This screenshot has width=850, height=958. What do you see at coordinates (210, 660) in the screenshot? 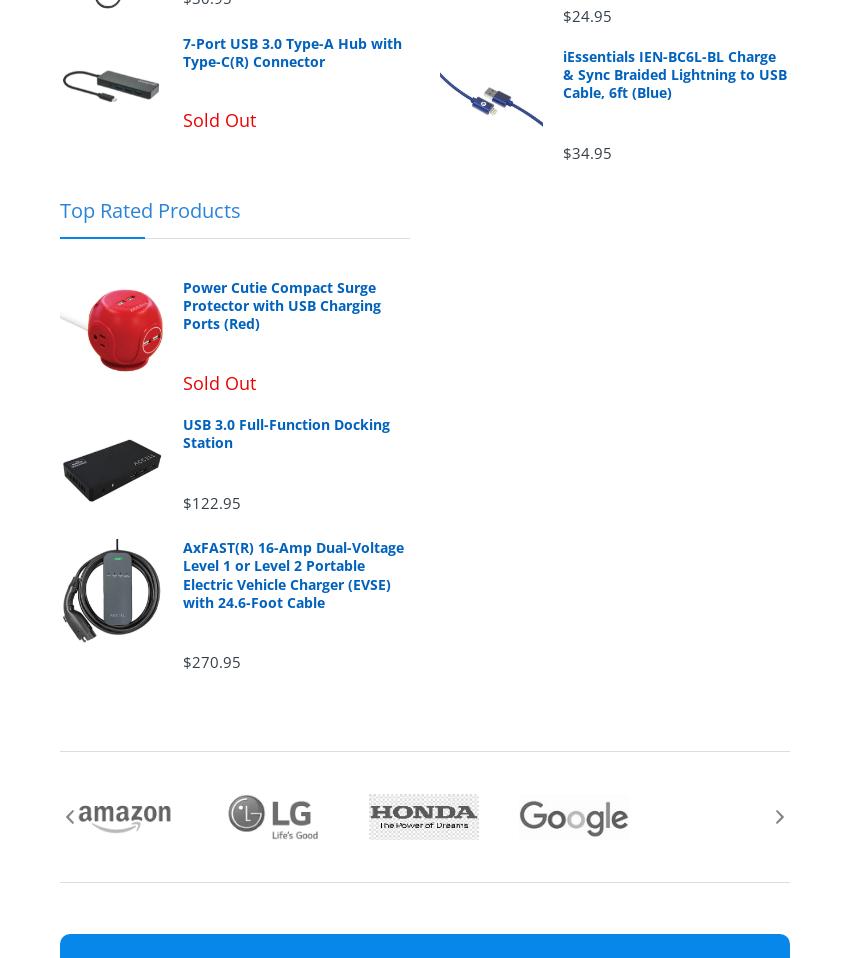
I see `'$270.95'` at bounding box center [210, 660].